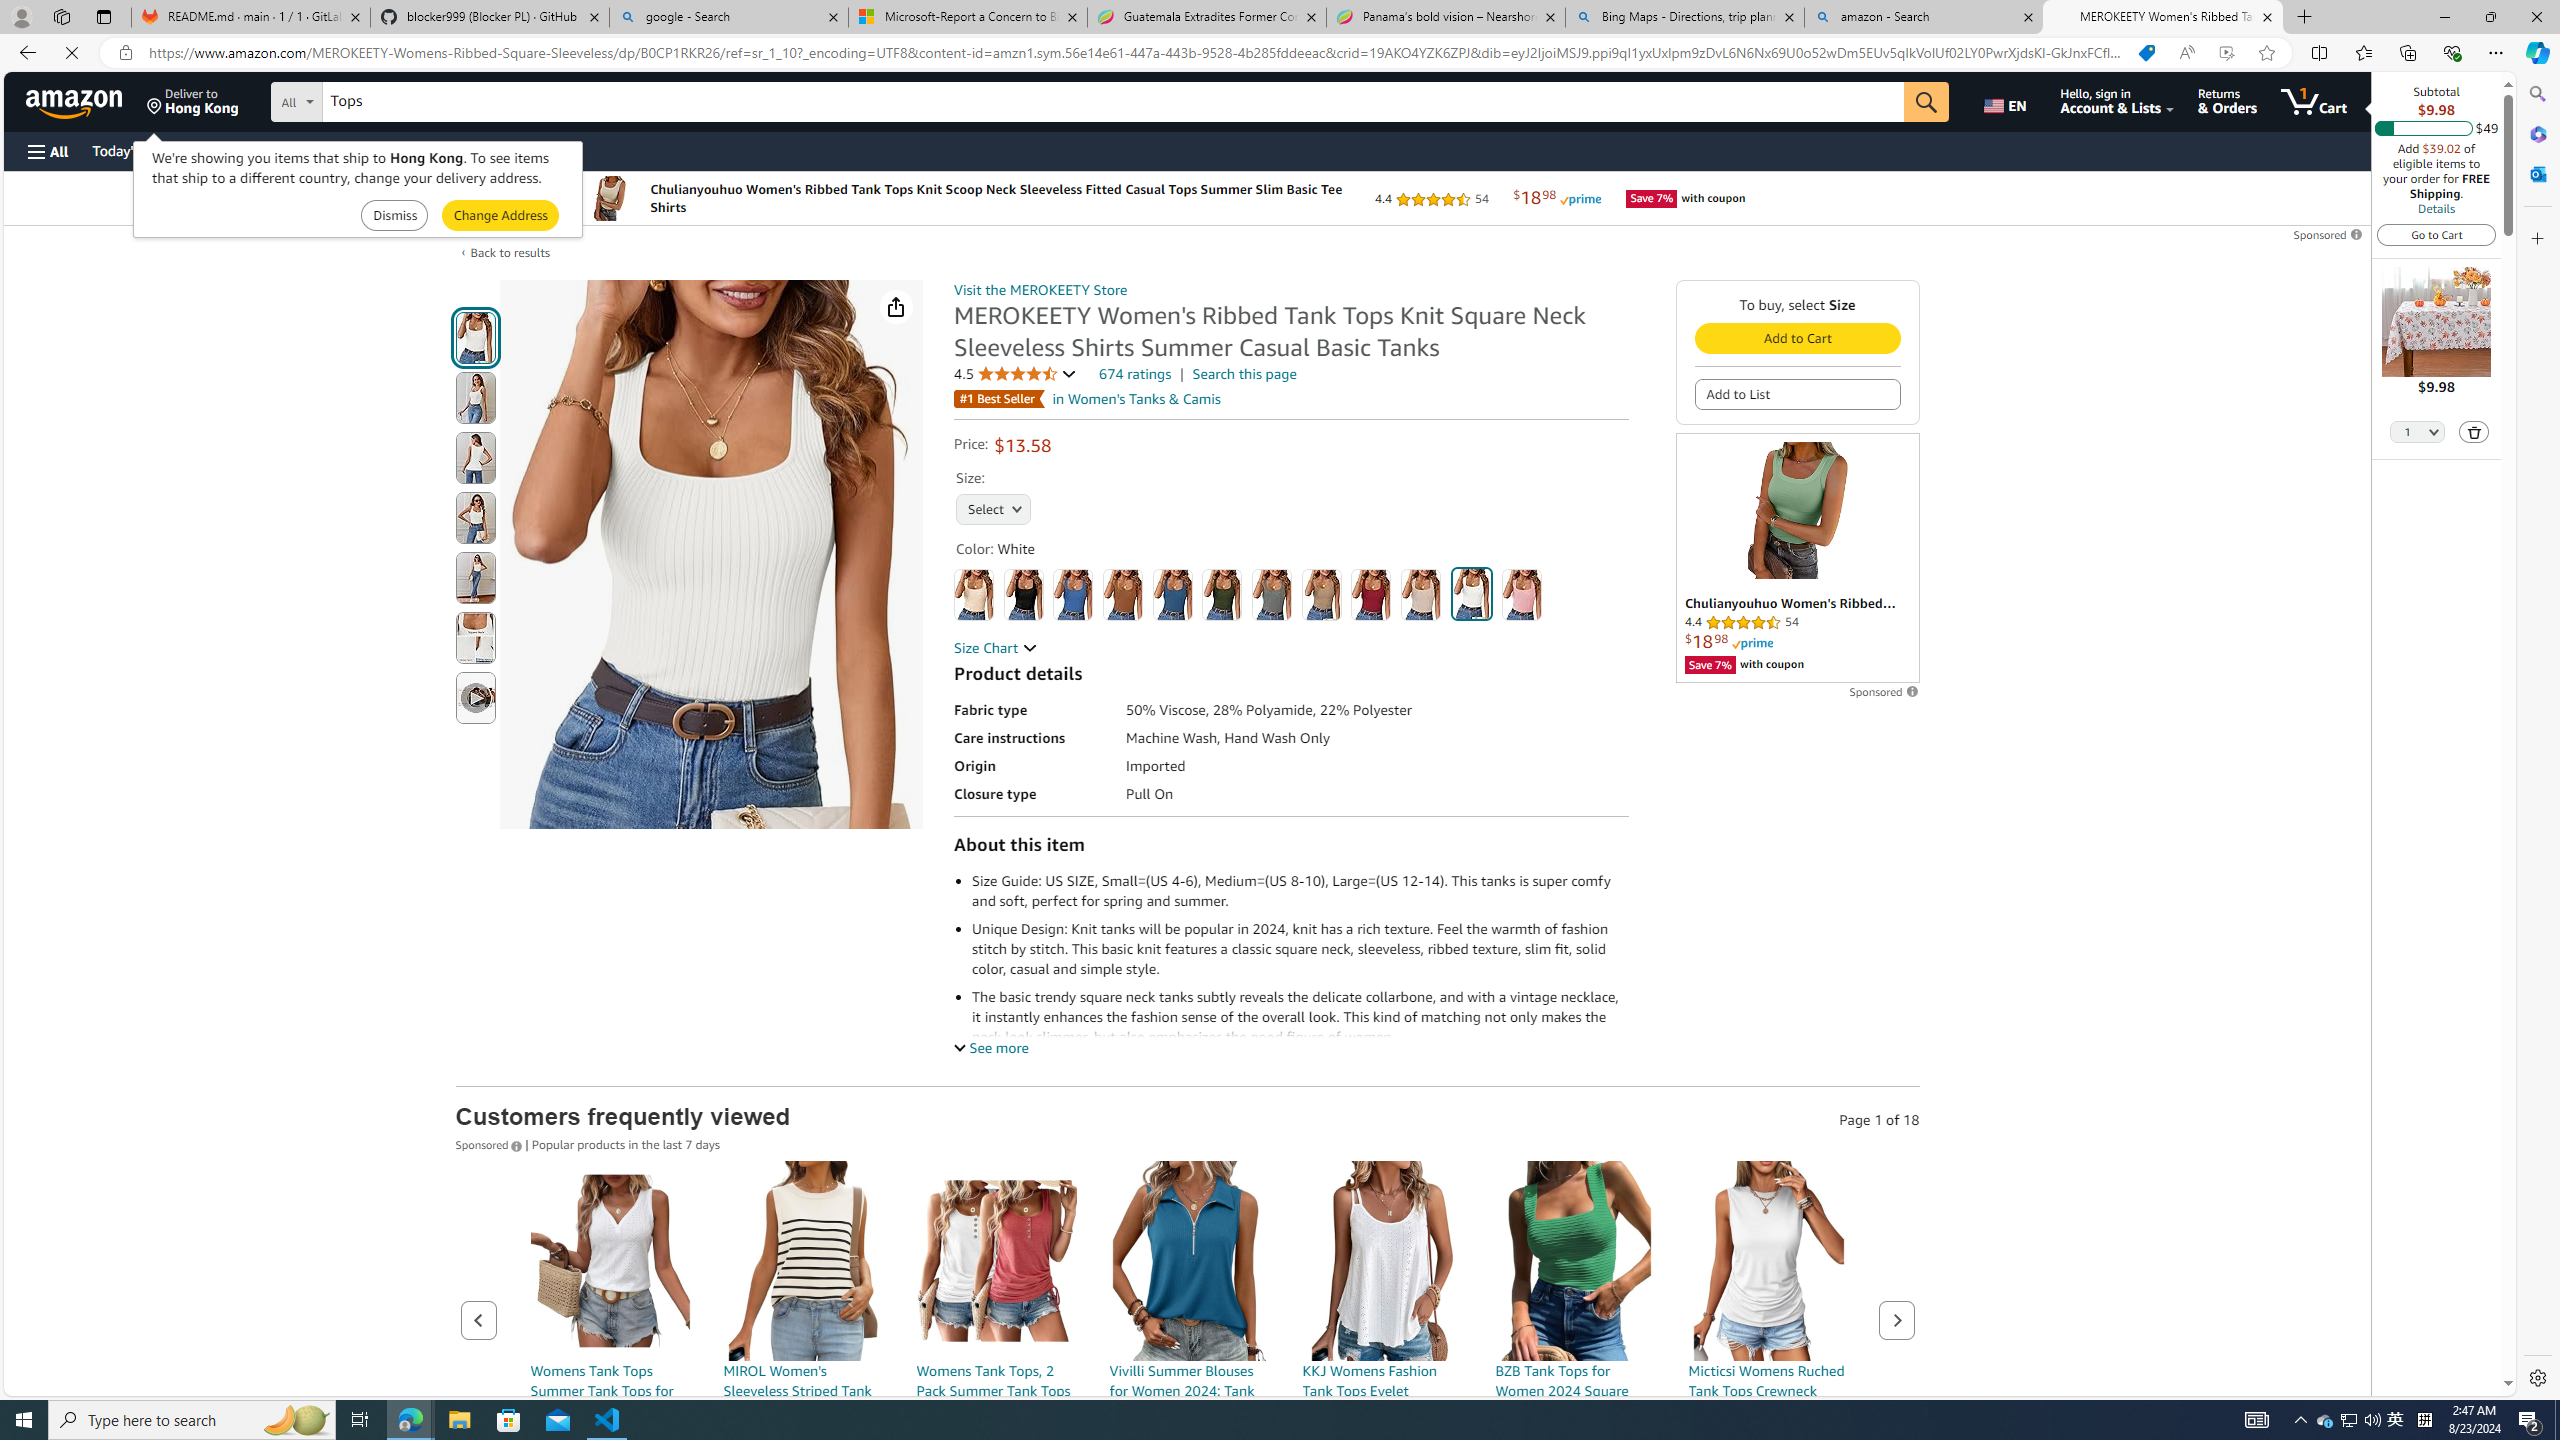  Describe the element at coordinates (46, 150) in the screenshot. I see `'Open Menu'` at that location.